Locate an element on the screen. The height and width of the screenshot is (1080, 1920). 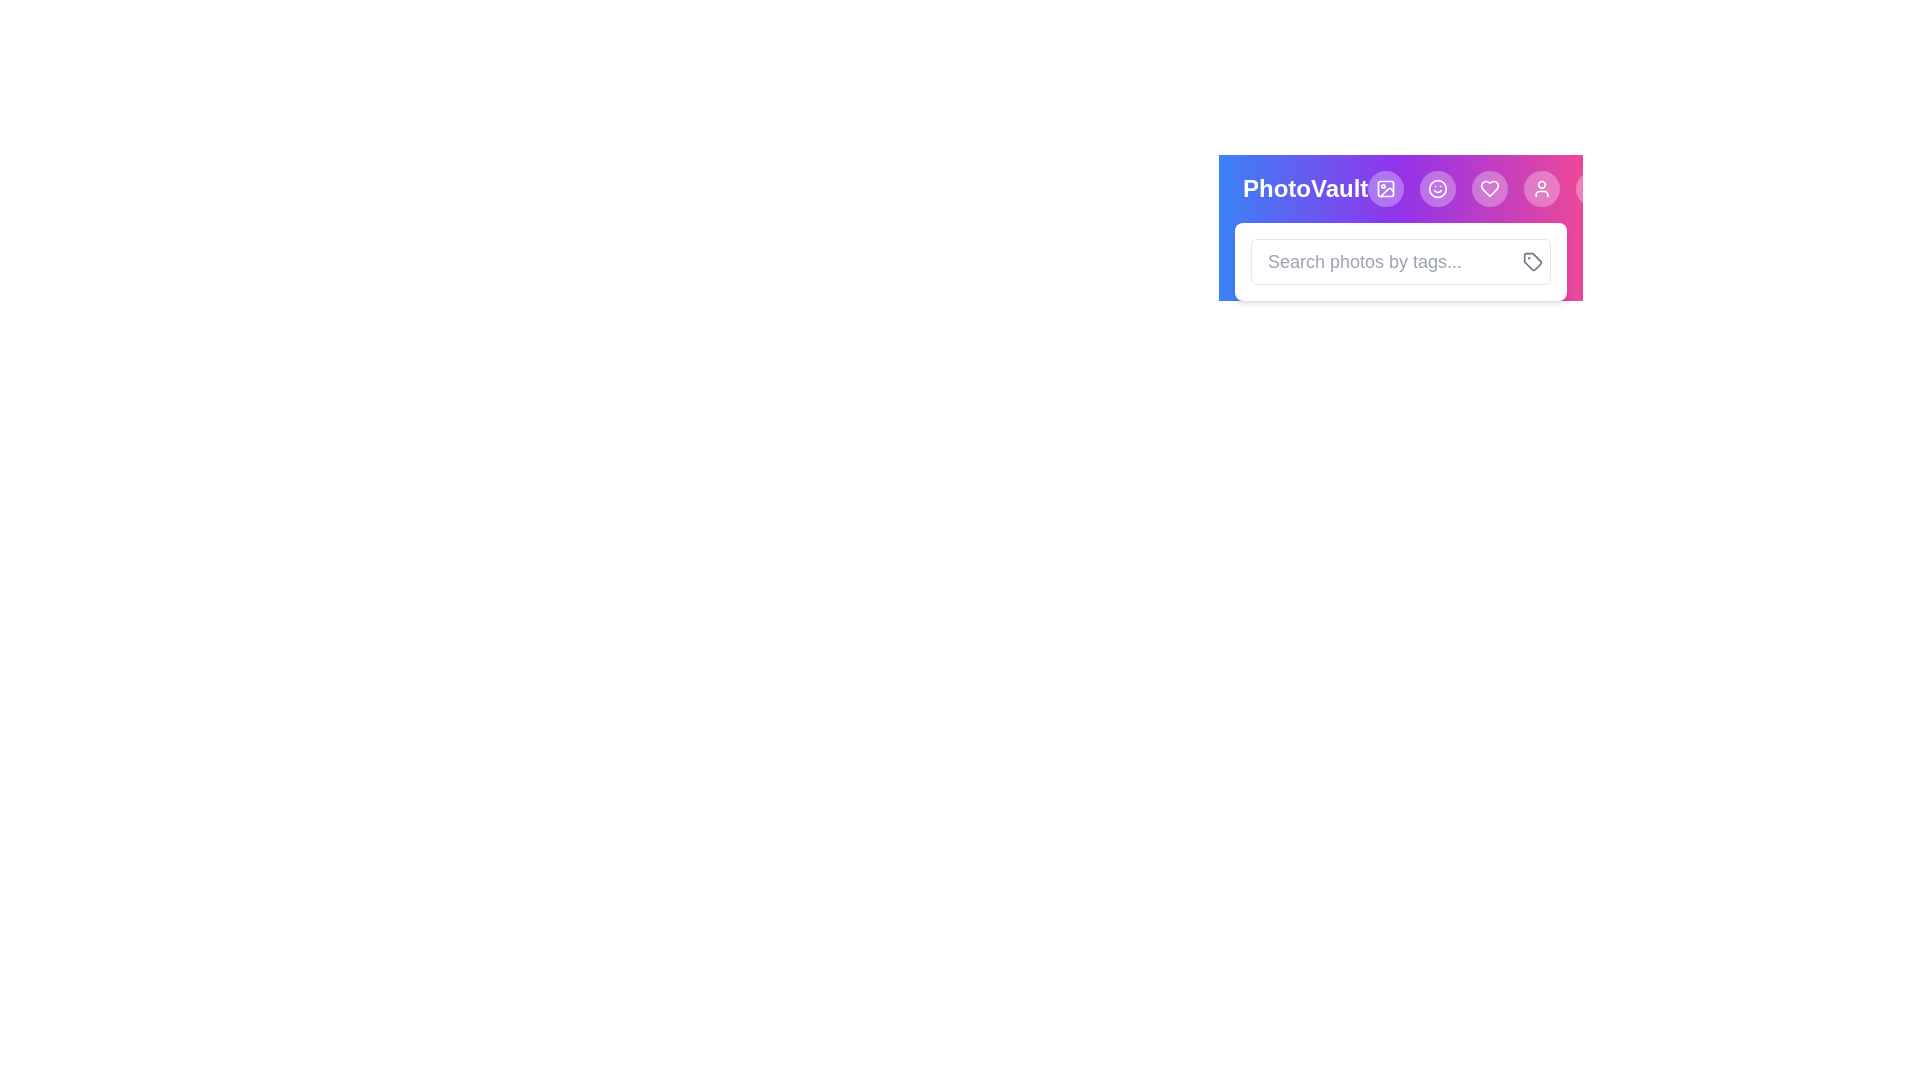
the Smile button to navigate to the corresponding feature is located at coordinates (1437, 189).